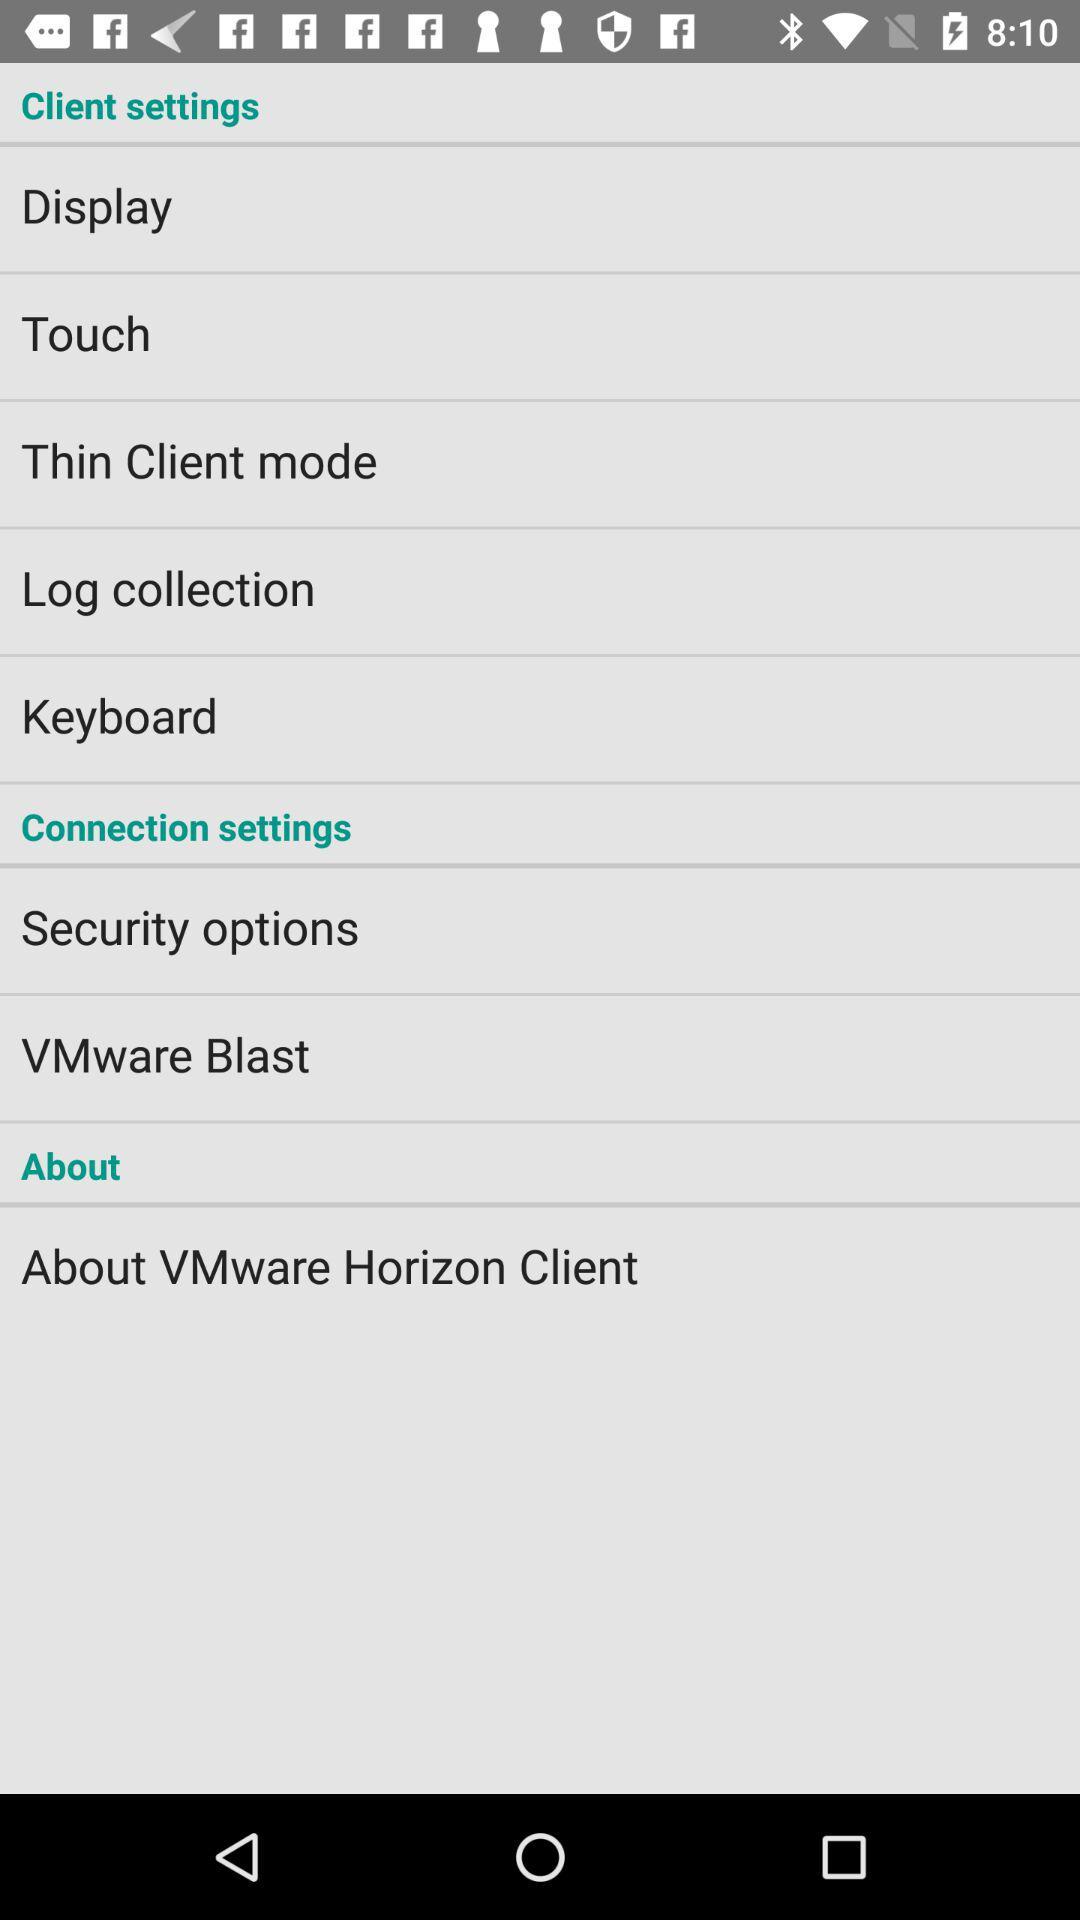 The width and height of the screenshot is (1080, 1920). I want to click on the about vmware horizon icon, so click(540, 1251).